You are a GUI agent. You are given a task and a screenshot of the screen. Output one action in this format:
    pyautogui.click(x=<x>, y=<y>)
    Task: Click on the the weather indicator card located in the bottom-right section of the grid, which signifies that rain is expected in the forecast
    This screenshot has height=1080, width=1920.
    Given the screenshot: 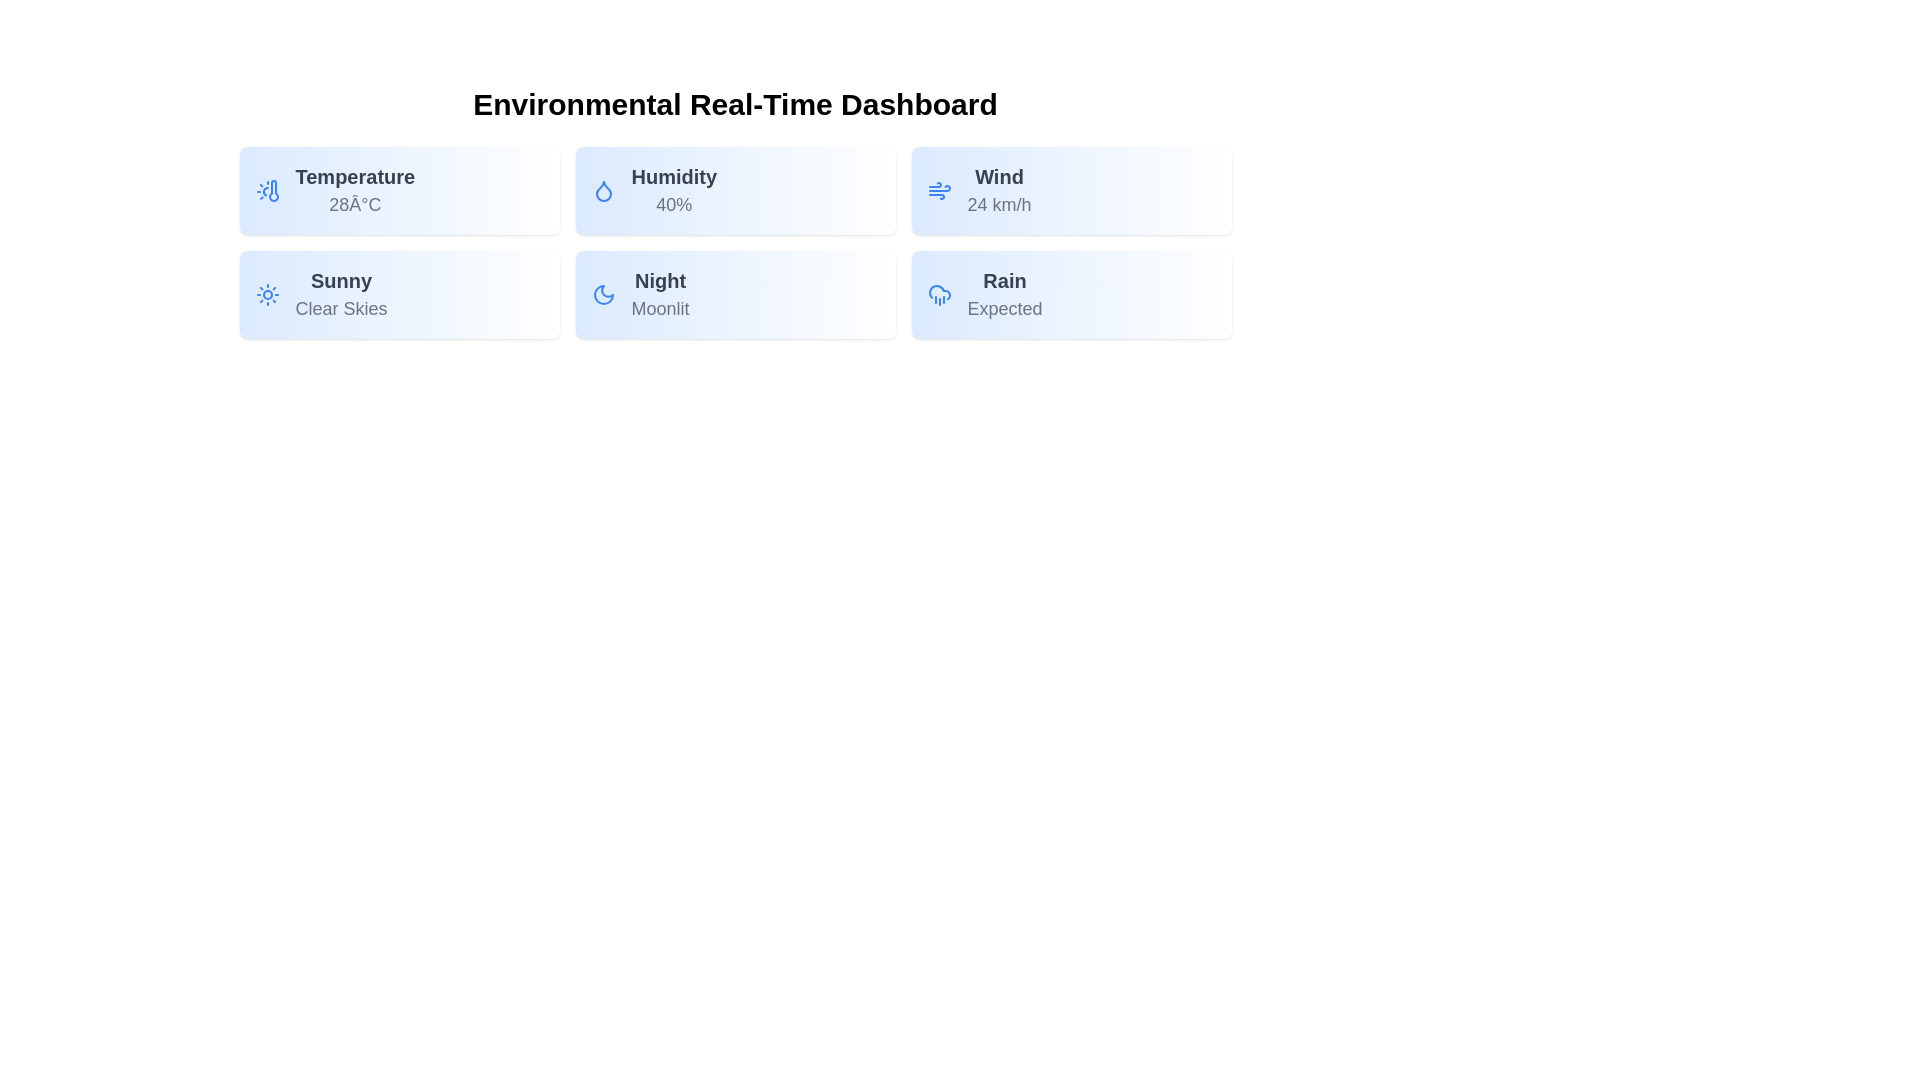 What is the action you would take?
    pyautogui.click(x=1070, y=294)
    